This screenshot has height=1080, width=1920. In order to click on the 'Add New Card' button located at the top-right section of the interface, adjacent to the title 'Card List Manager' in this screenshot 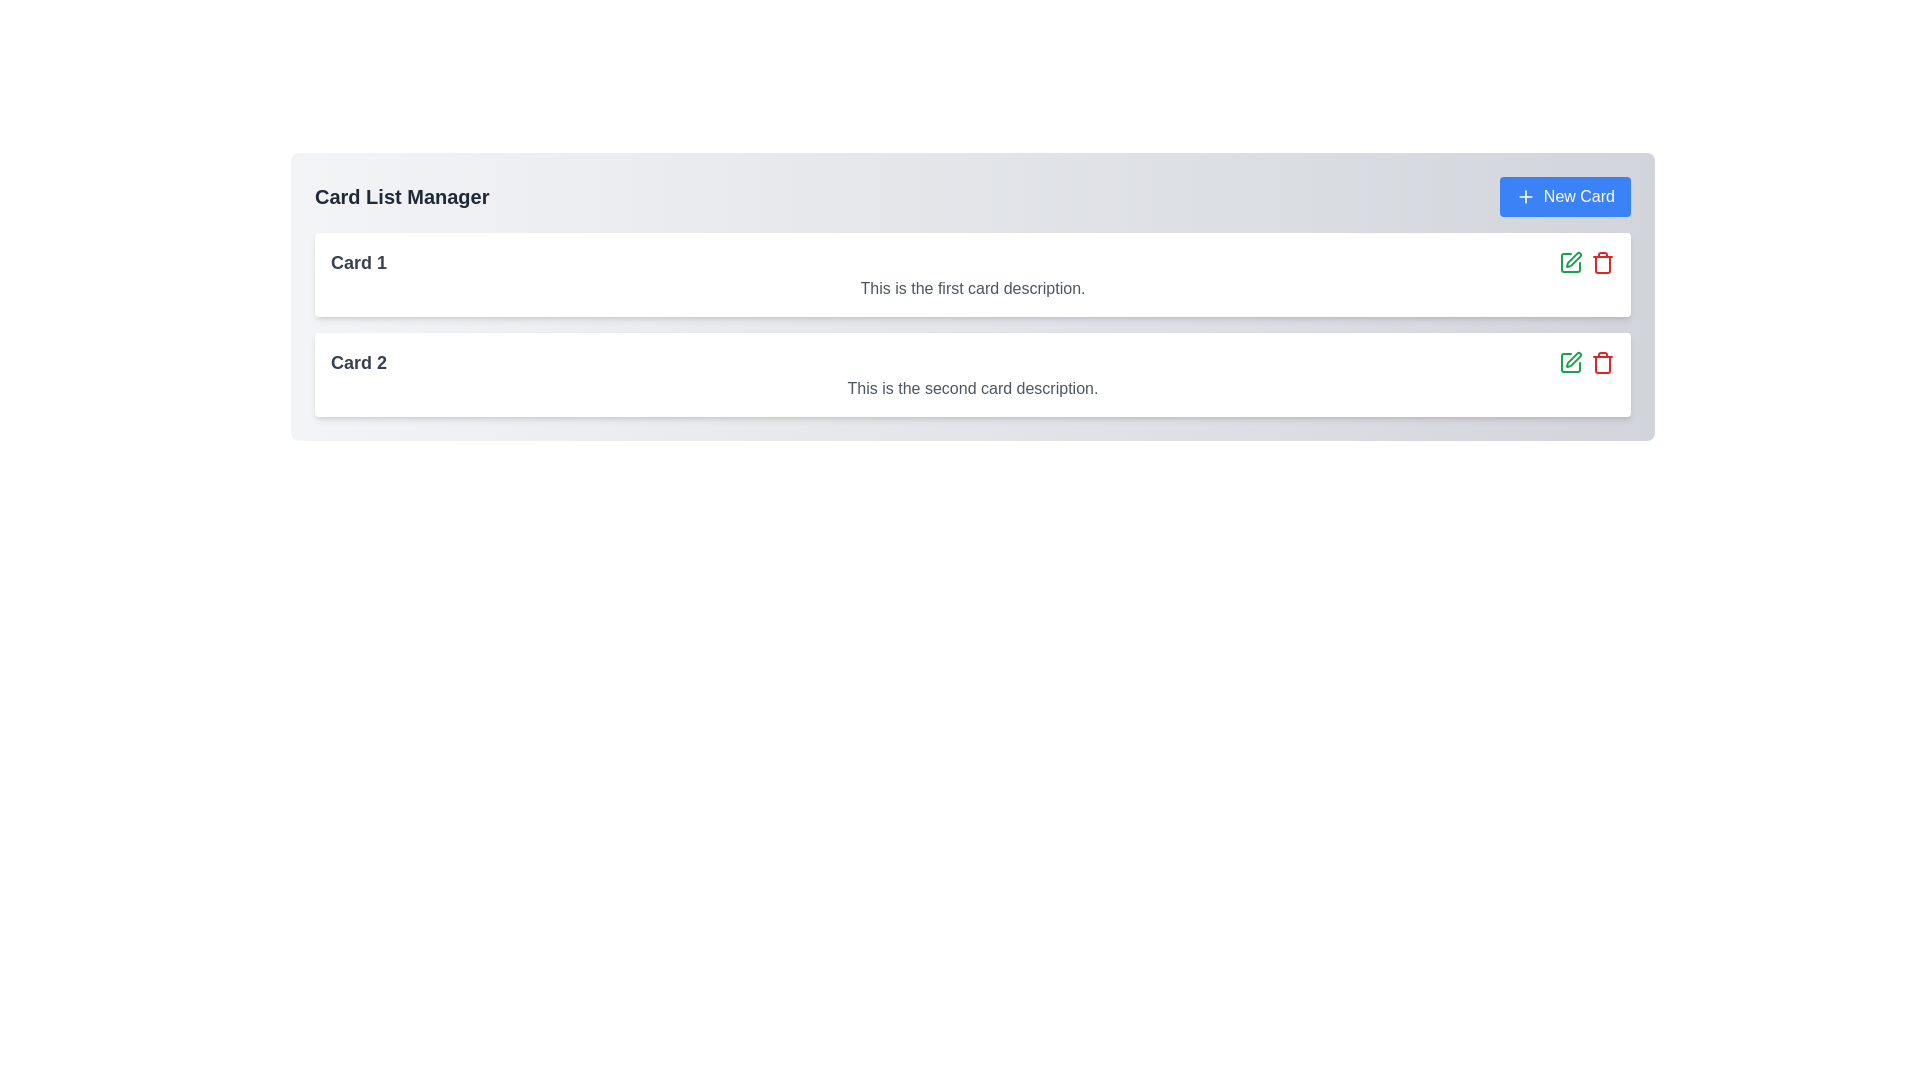, I will do `click(1564, 196)`.